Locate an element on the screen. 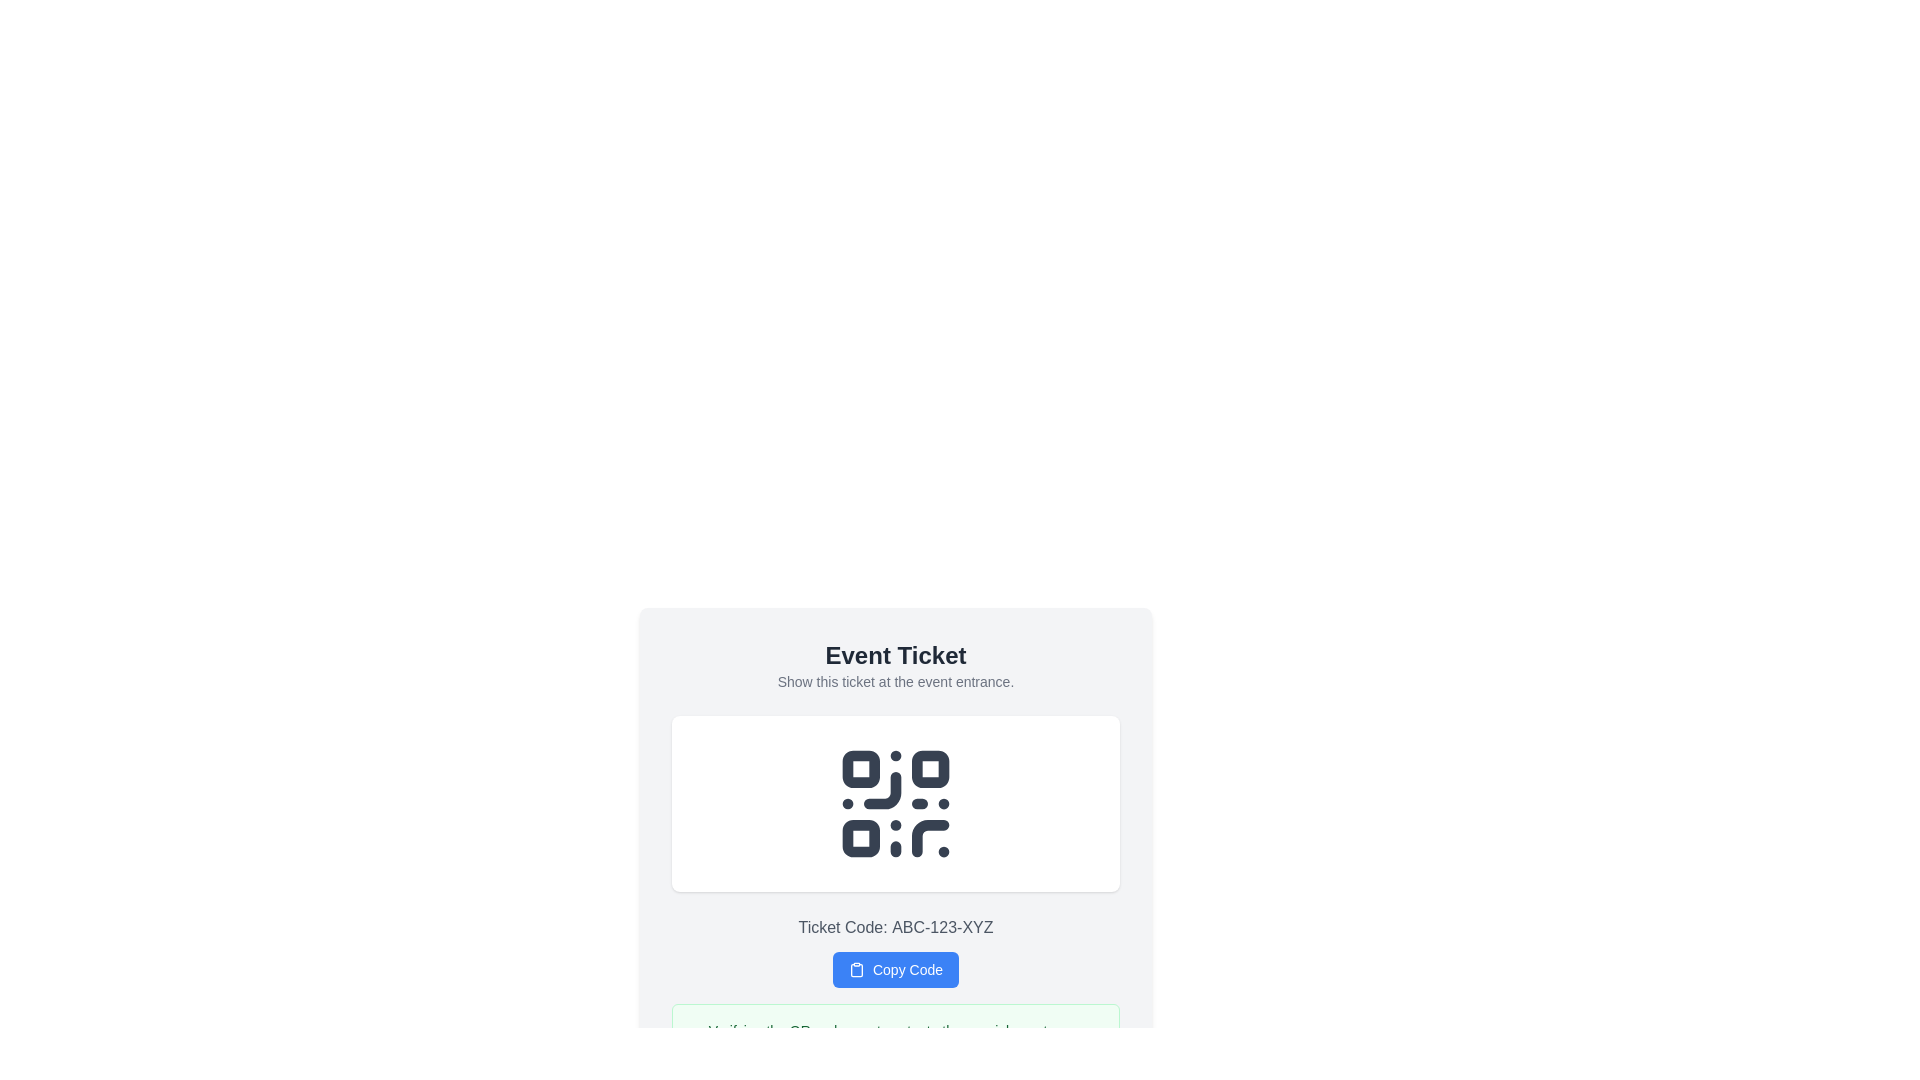  the small square with rounded corners located at the top-right corner of the QR code-like structure, specifically the second square from the top-left among the smaller squares is located at coordinates (929, 768).